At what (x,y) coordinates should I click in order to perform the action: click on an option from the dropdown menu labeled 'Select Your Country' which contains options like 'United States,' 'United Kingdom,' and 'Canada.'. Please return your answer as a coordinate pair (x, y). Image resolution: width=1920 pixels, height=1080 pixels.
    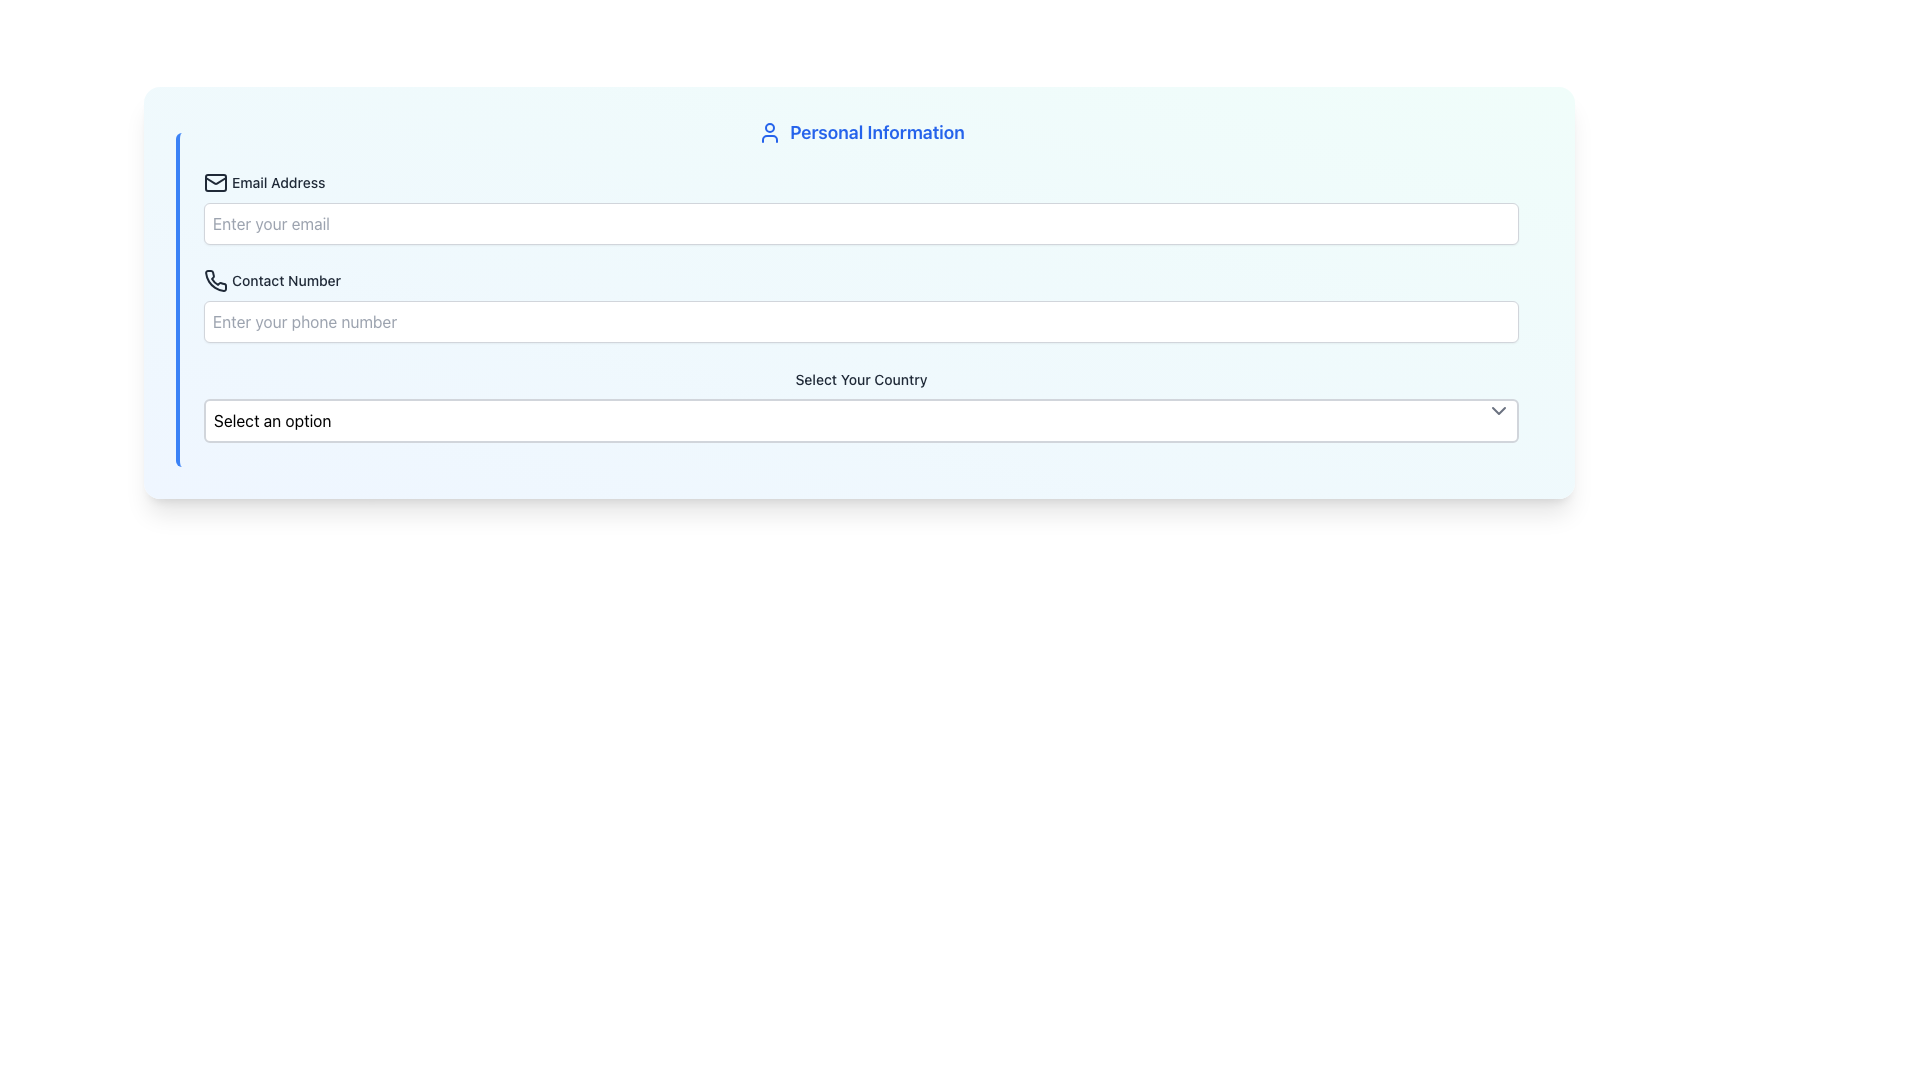
    Looking at the image, I should click on (861, 419).